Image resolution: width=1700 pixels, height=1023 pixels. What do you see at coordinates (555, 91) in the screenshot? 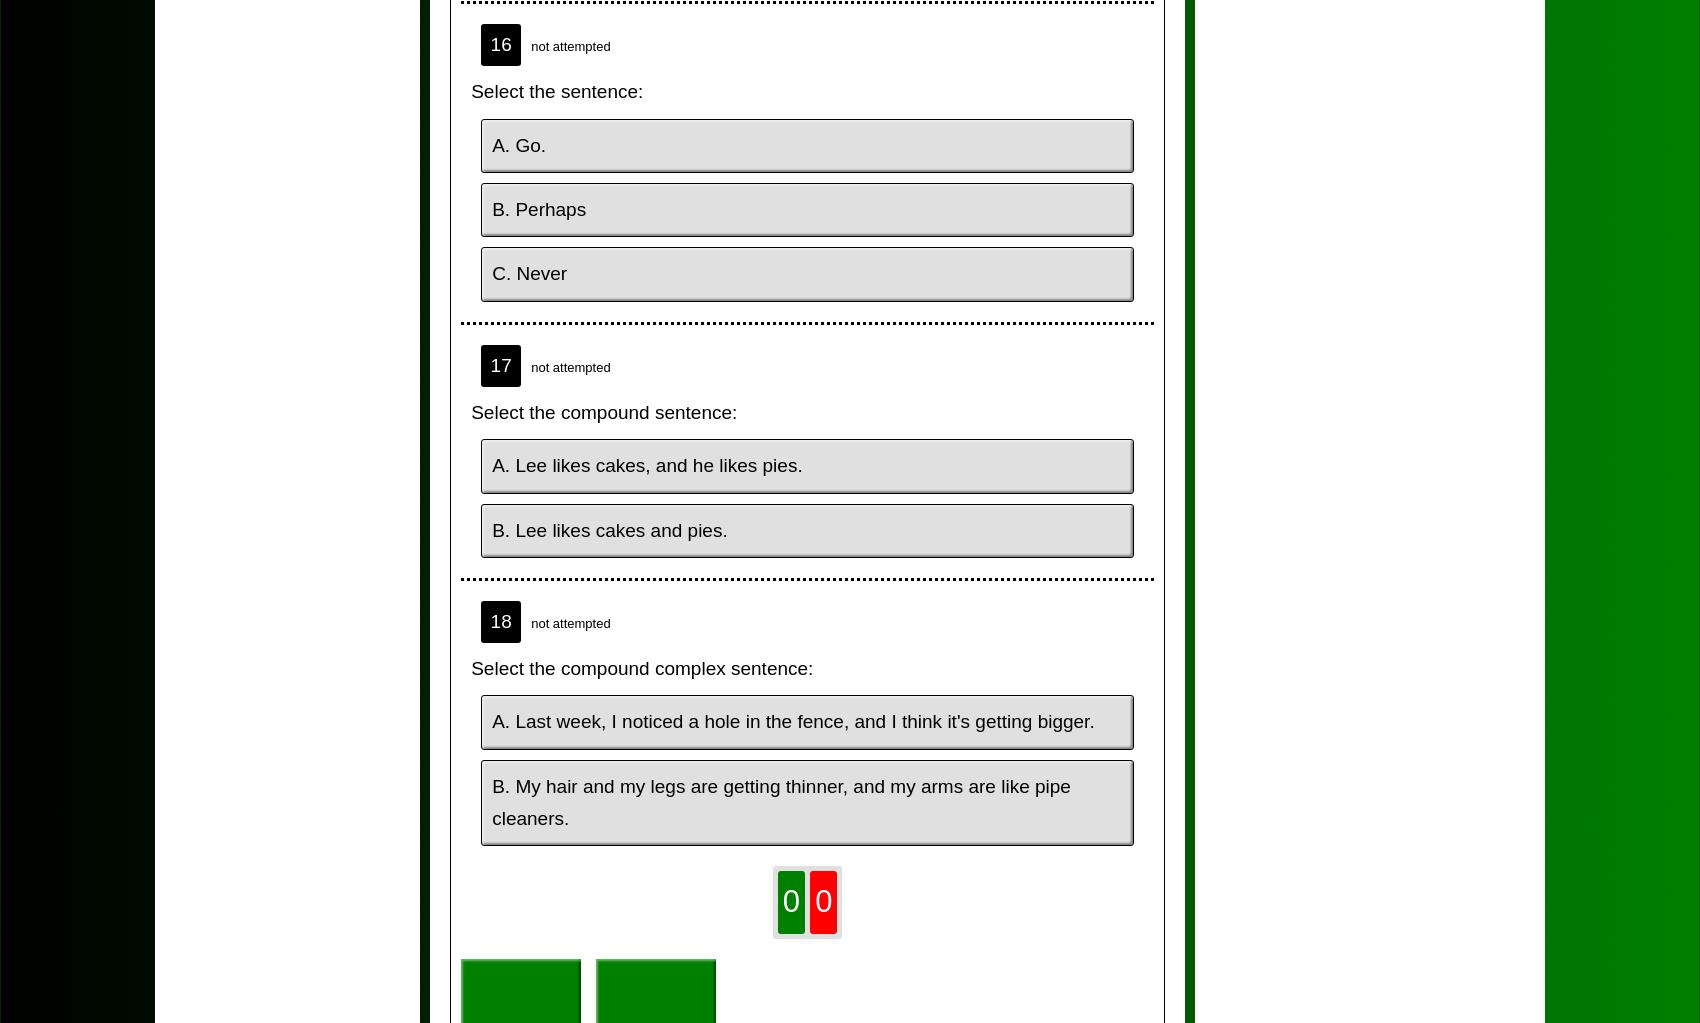
I see `'Select the sentence:'` at bounding box center [555, 91].